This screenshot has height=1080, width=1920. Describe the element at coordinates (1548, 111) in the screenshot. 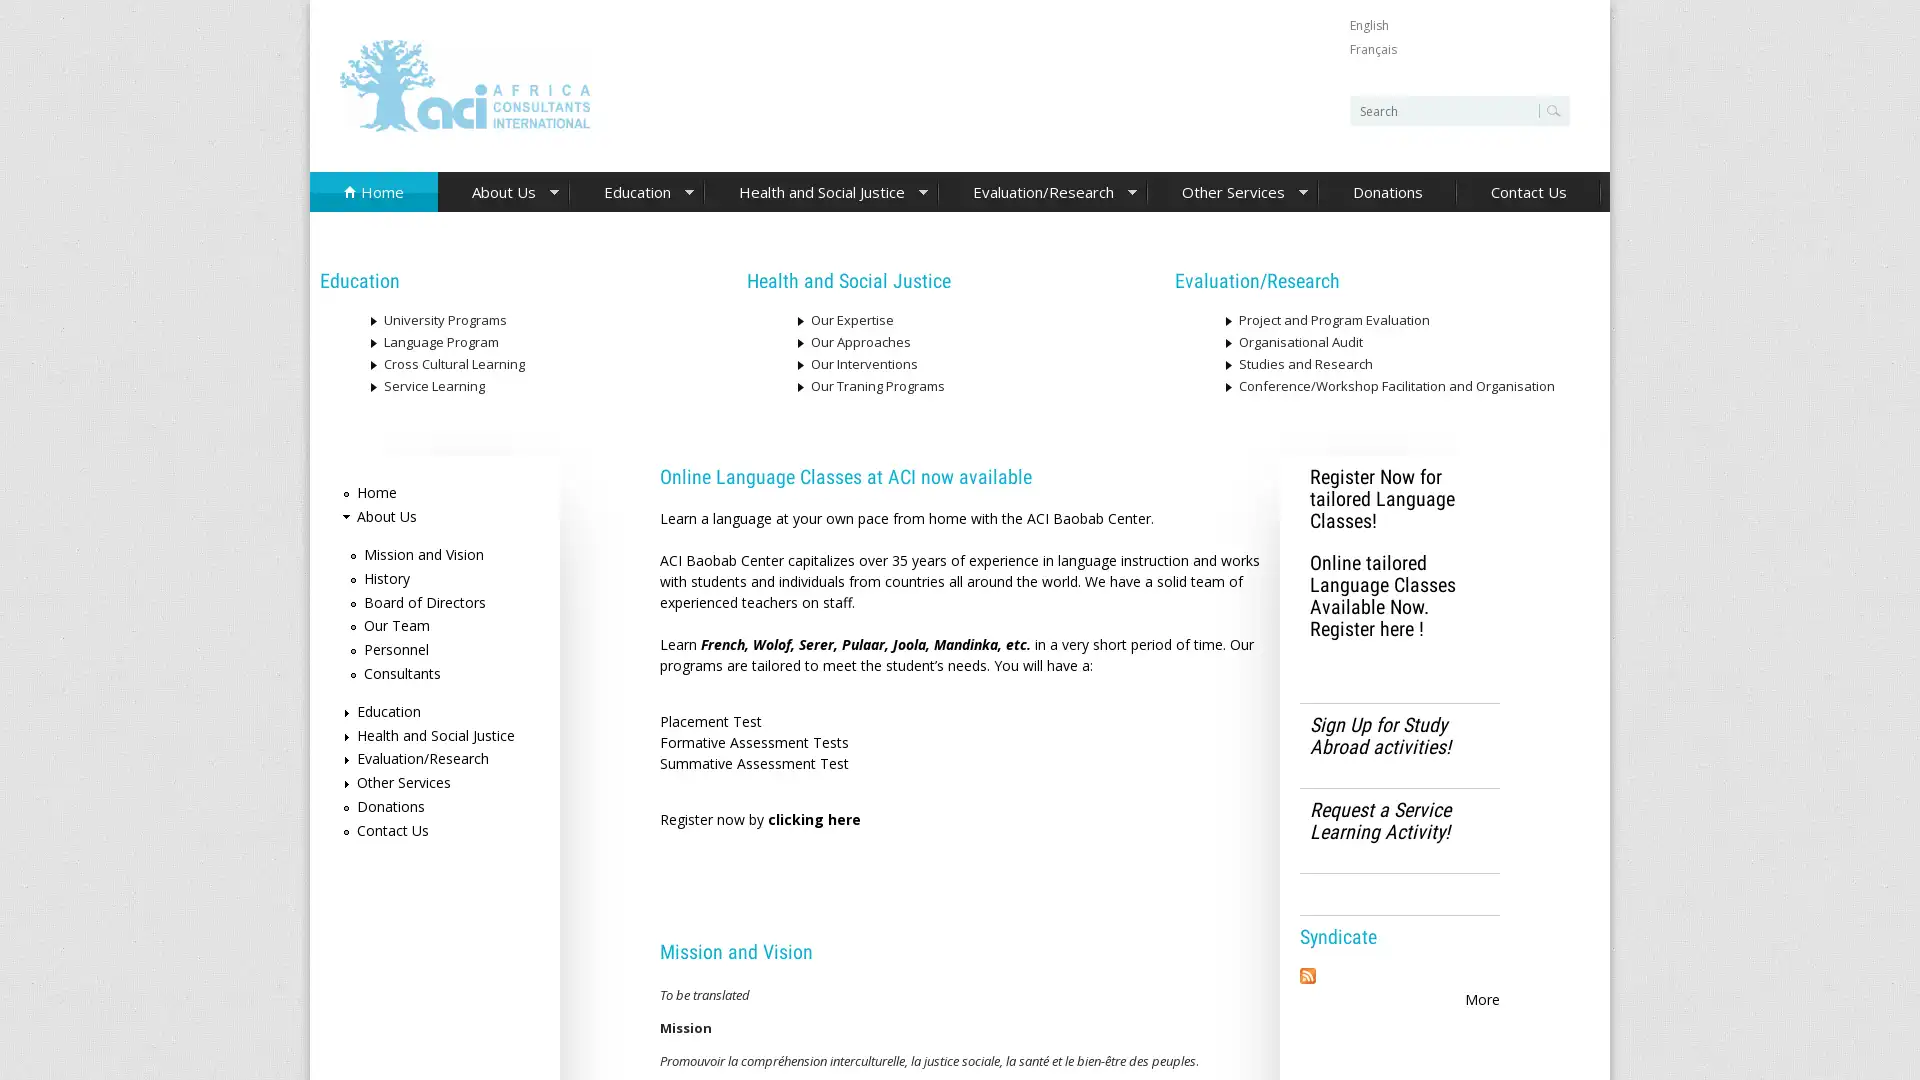

I see `Search` at that location.